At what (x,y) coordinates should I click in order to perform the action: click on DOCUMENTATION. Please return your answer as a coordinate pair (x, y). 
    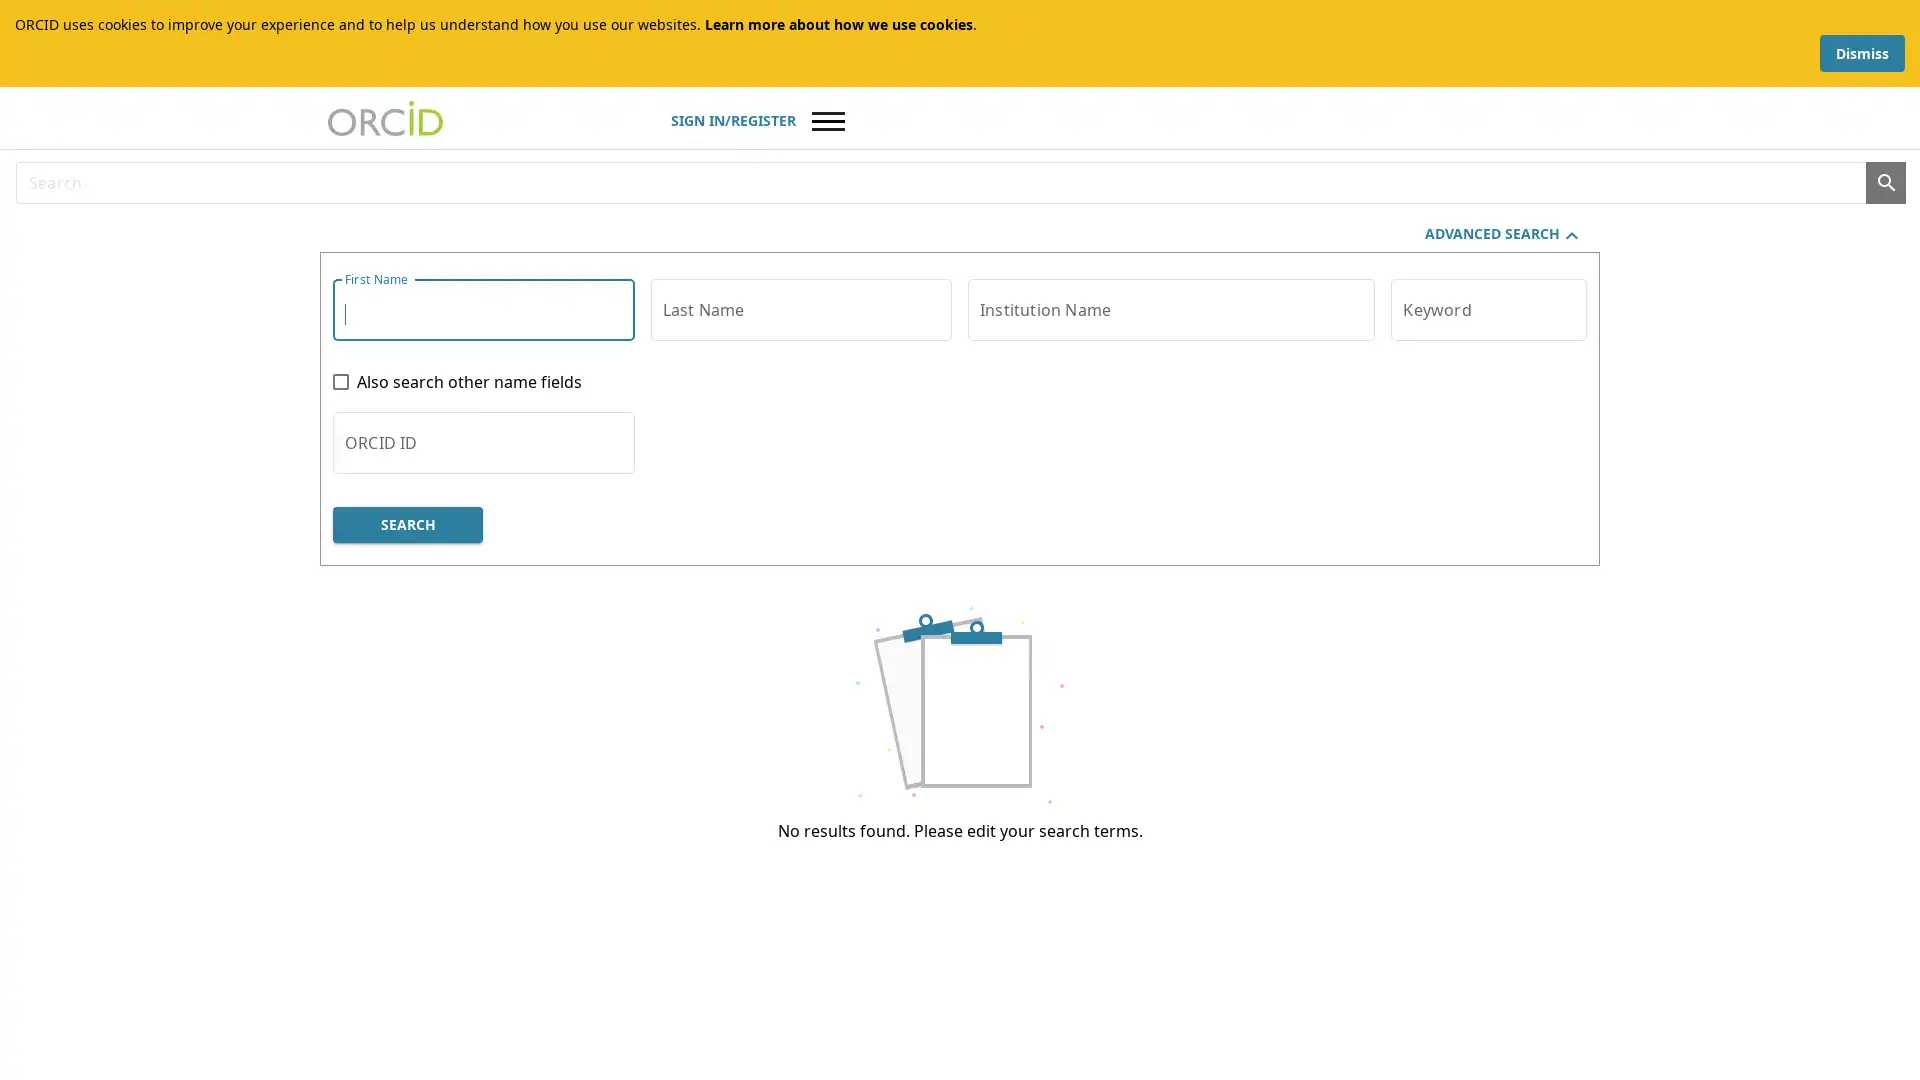
    Looking at the image, I should click on (901, 226).